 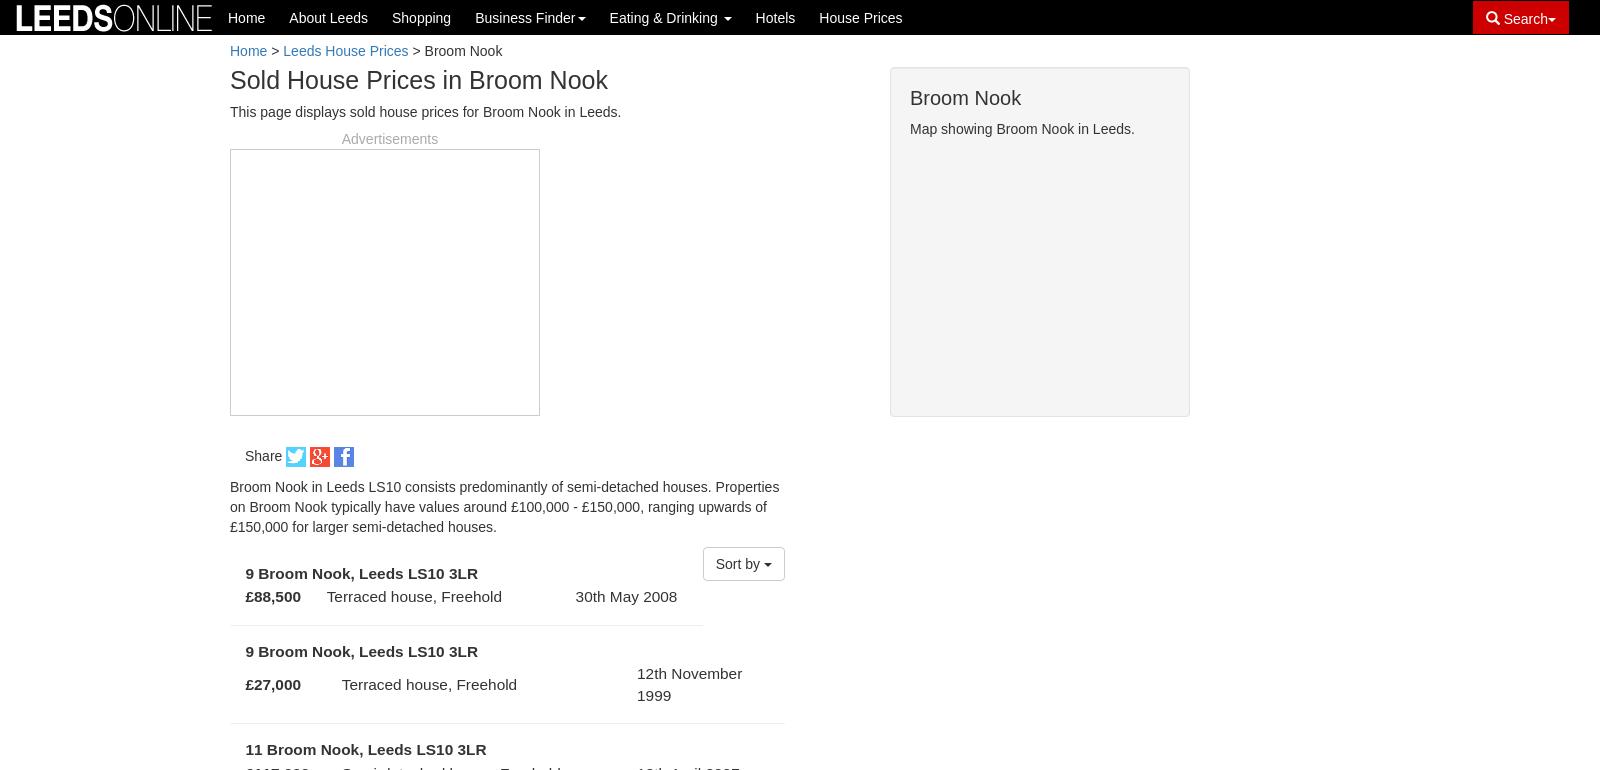 I want to click on 'Broom Nook in Leeds LS10 consists predominantly of semi-detached houses. Properties on Broom Nook typically have values around £100,000 - £150,000, ranging upwards of £150,000 for larger semi-detached houses.', so click(x=503, y=506).